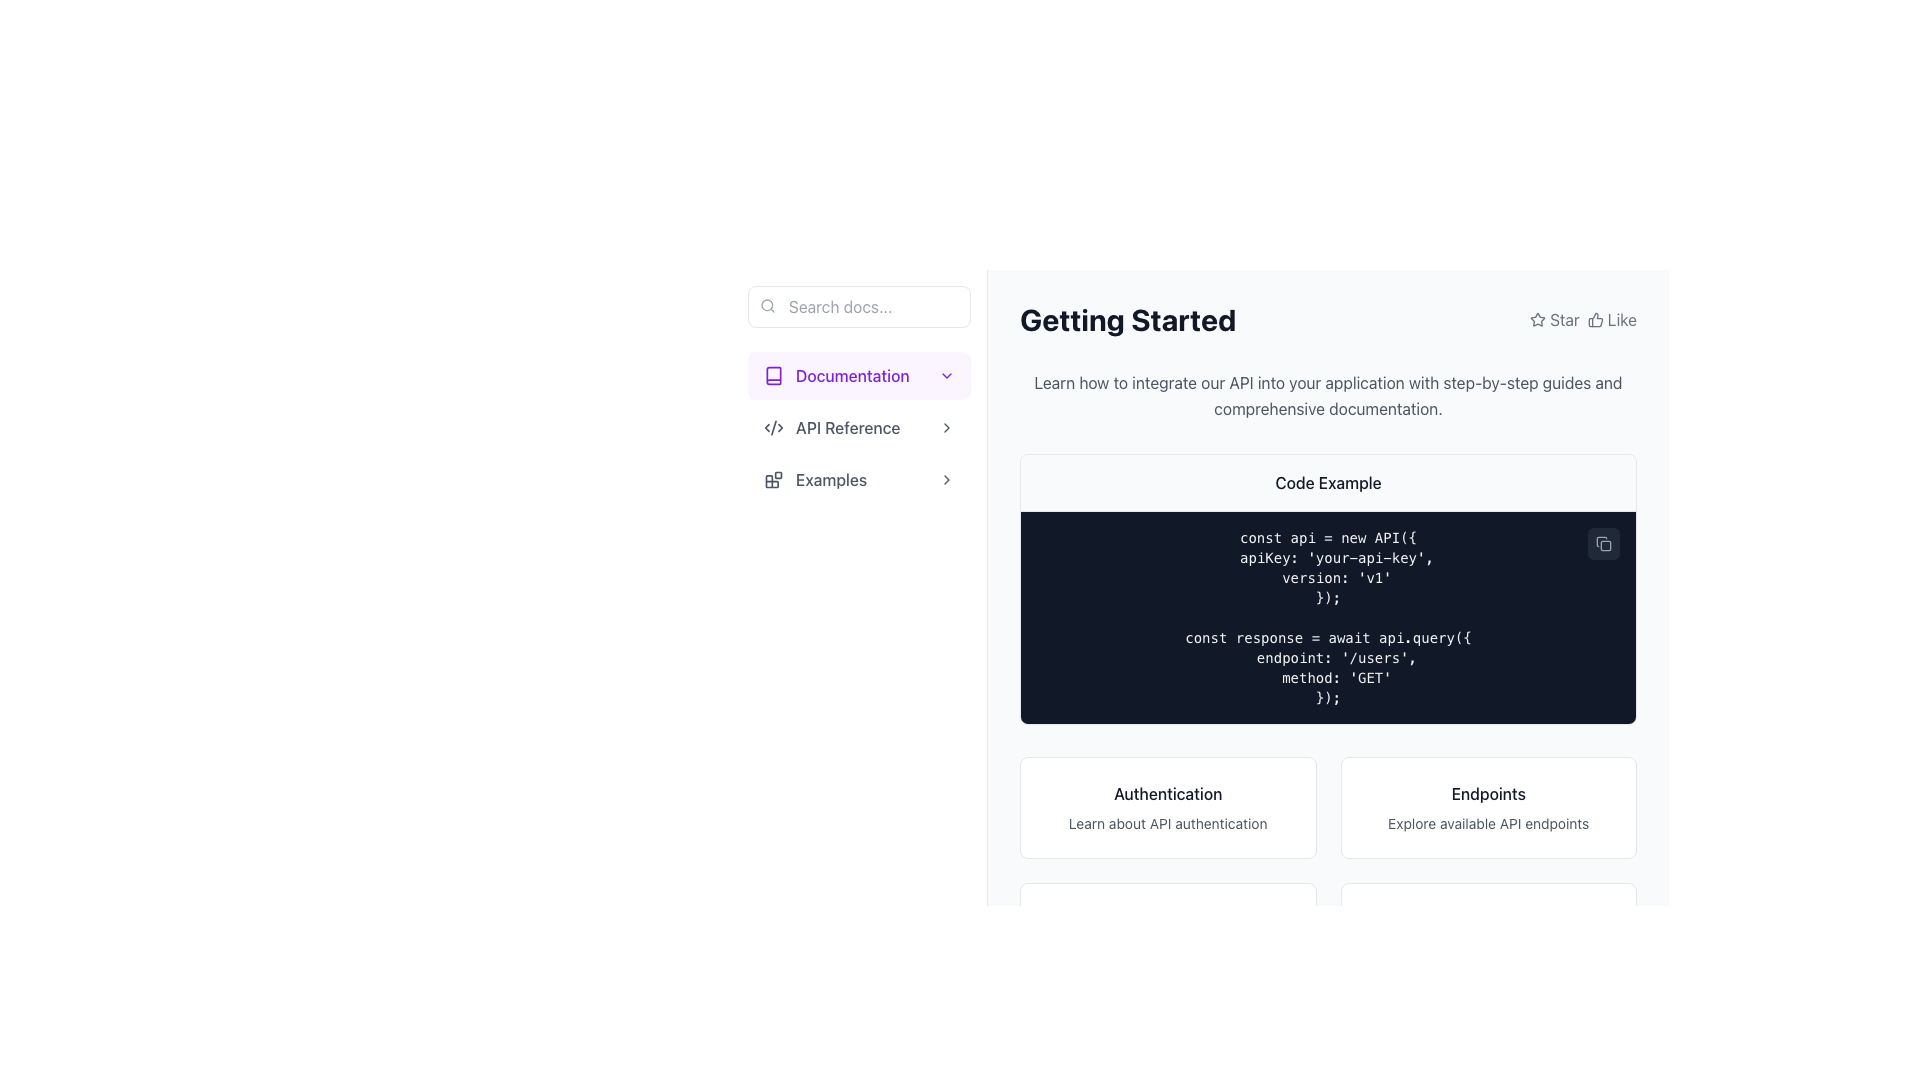 The width and height of the screenshot is (1920, 1080). Describe the element at coordinates (1168, 806) in the screenshot. I see `the first informational card about API authentication located in the top row of the grid structure` at that location.